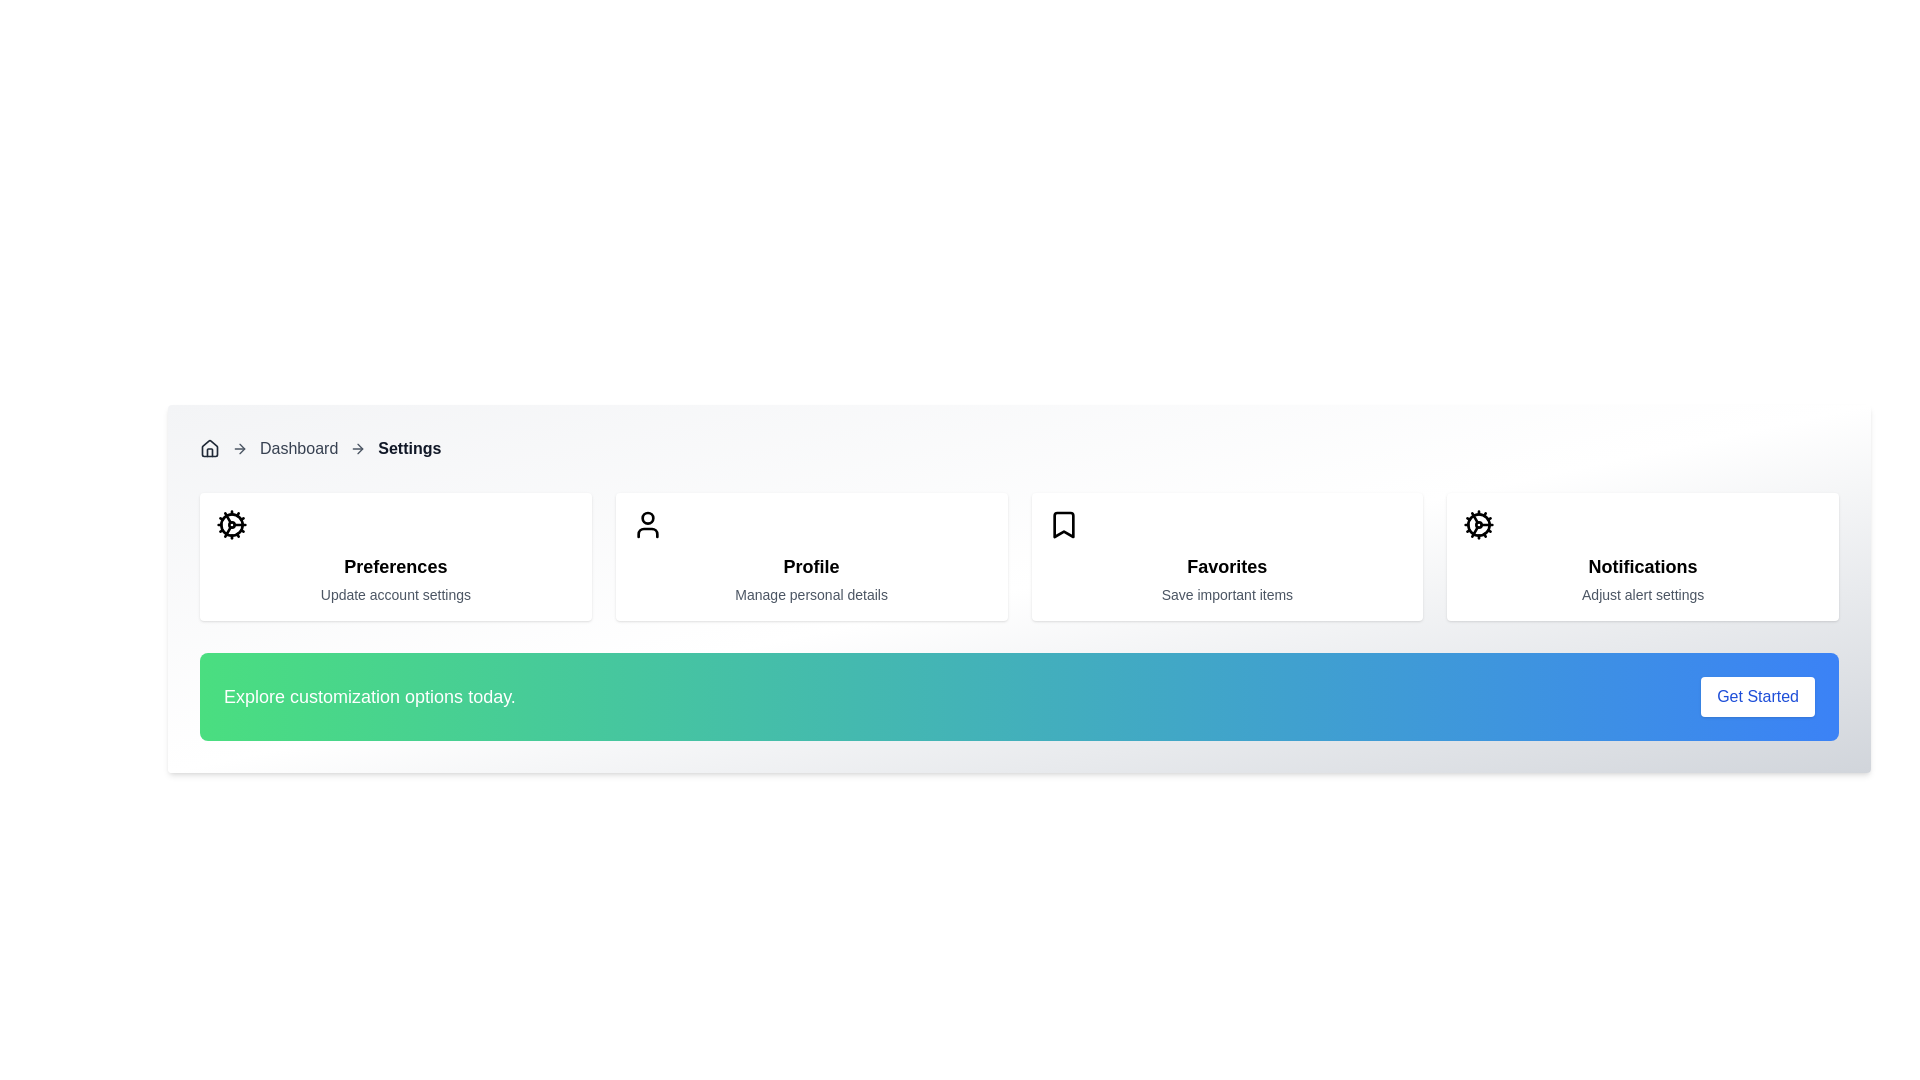  I want to click on the bookmark icon located inside the 'Favorites' card, which is the third card in a horizontal row of four cards, so click(1062, 523).